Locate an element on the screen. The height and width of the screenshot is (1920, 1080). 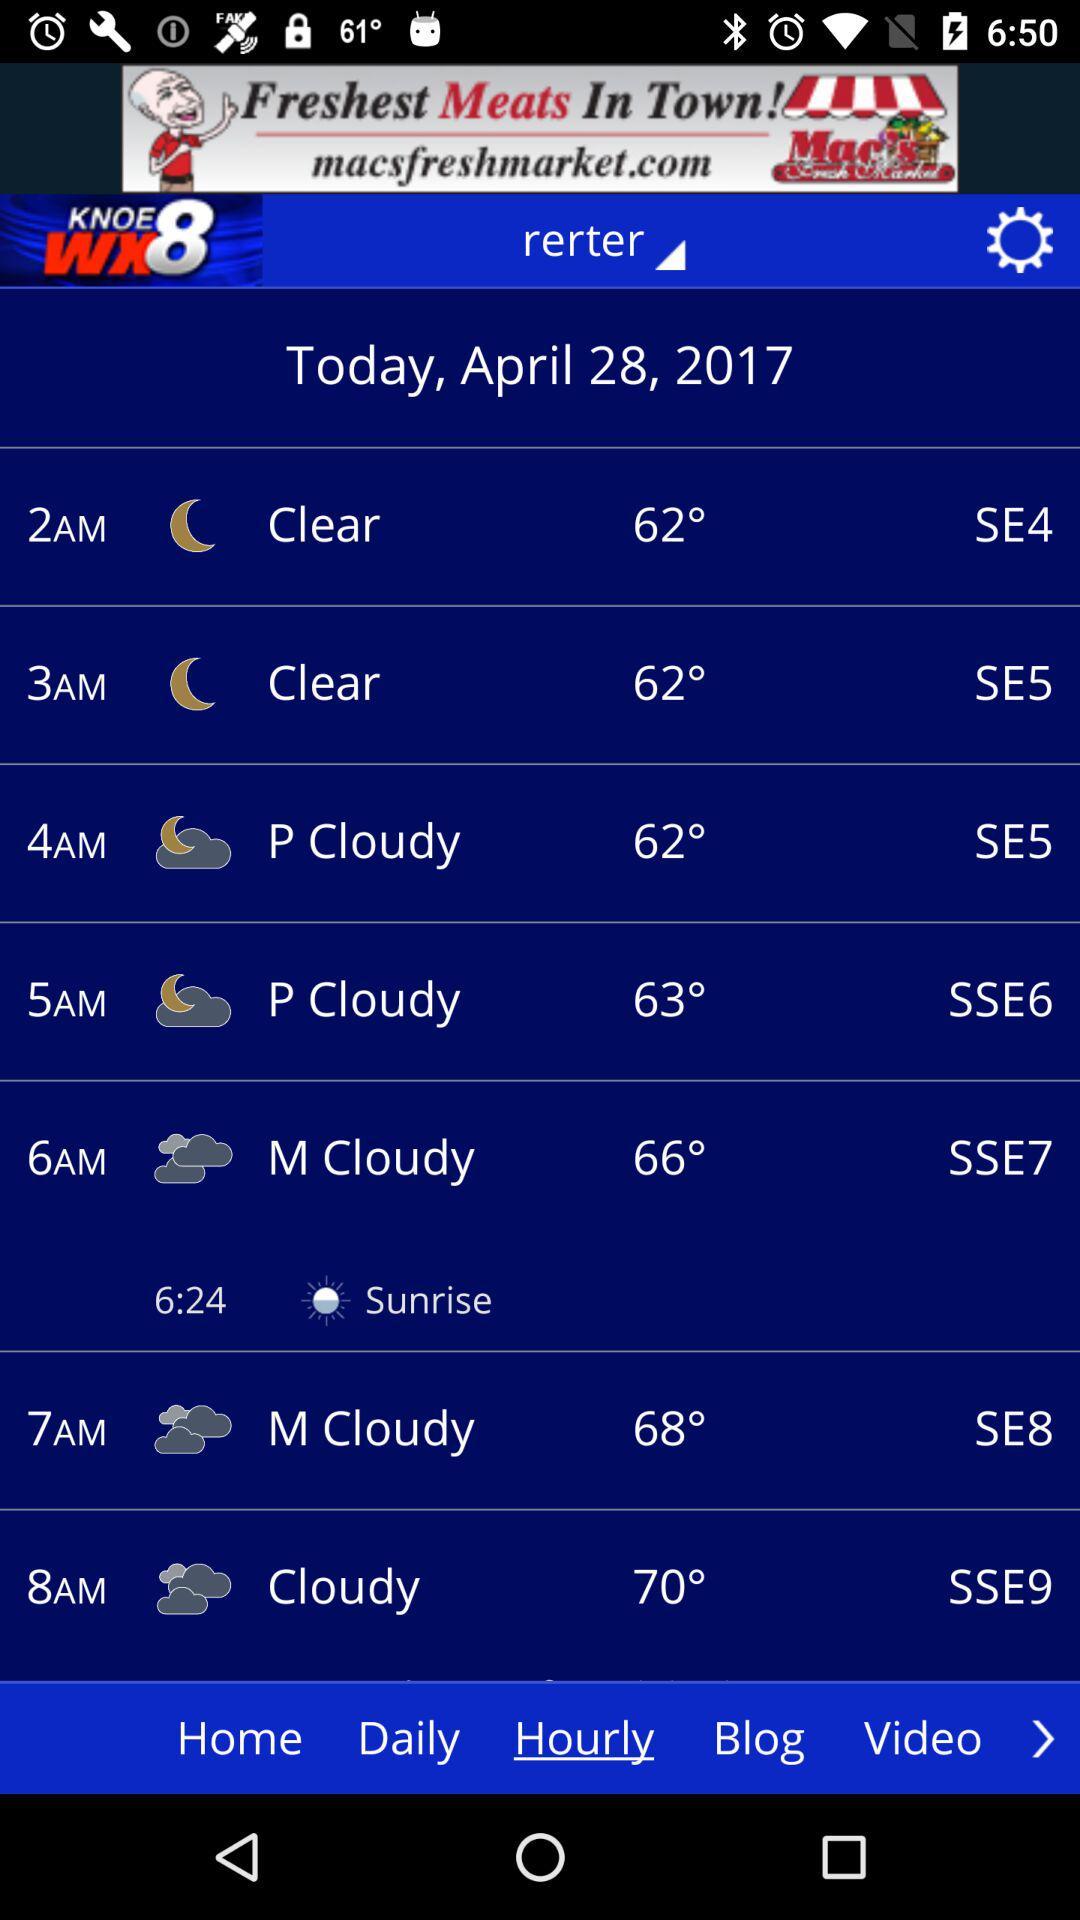
the arrow_forward icon is located at coordinates (1042, 1737).